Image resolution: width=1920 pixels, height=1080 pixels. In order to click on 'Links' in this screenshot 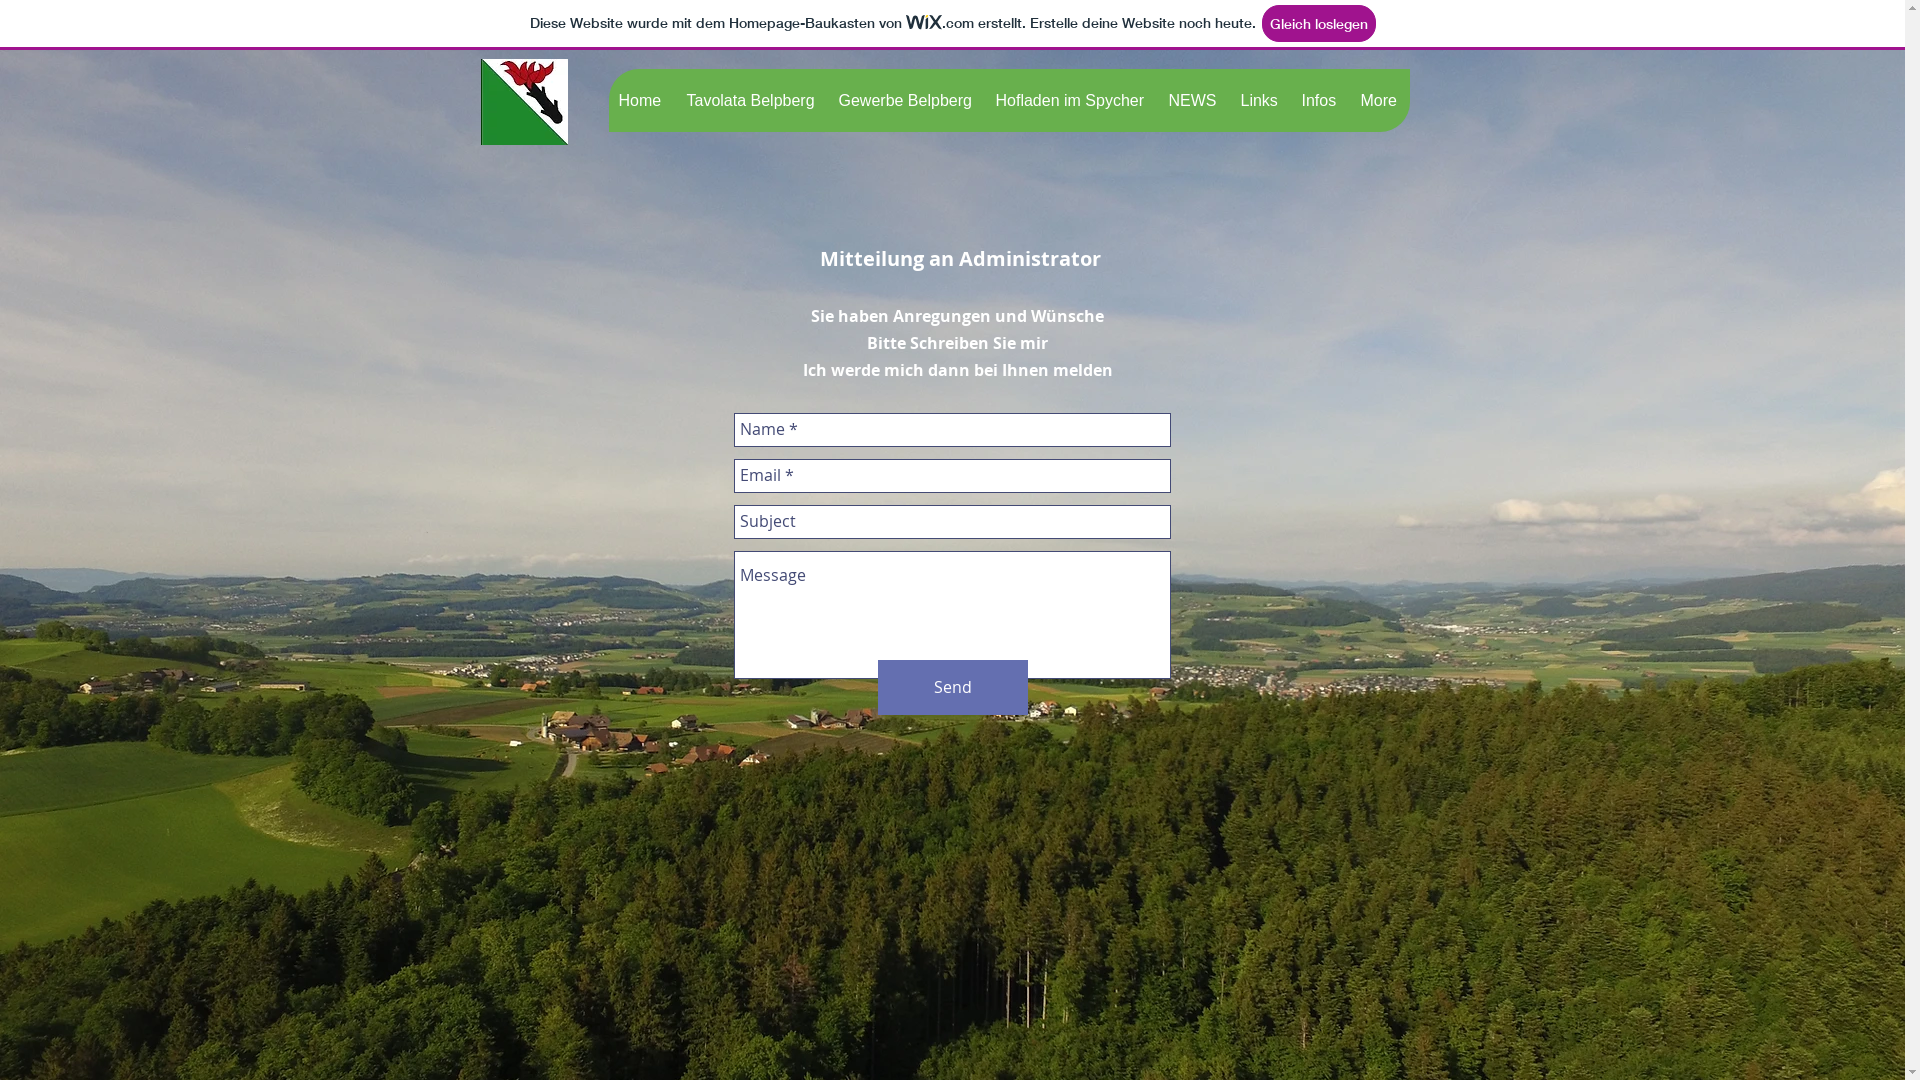, I will do `click(1259, 100)`.